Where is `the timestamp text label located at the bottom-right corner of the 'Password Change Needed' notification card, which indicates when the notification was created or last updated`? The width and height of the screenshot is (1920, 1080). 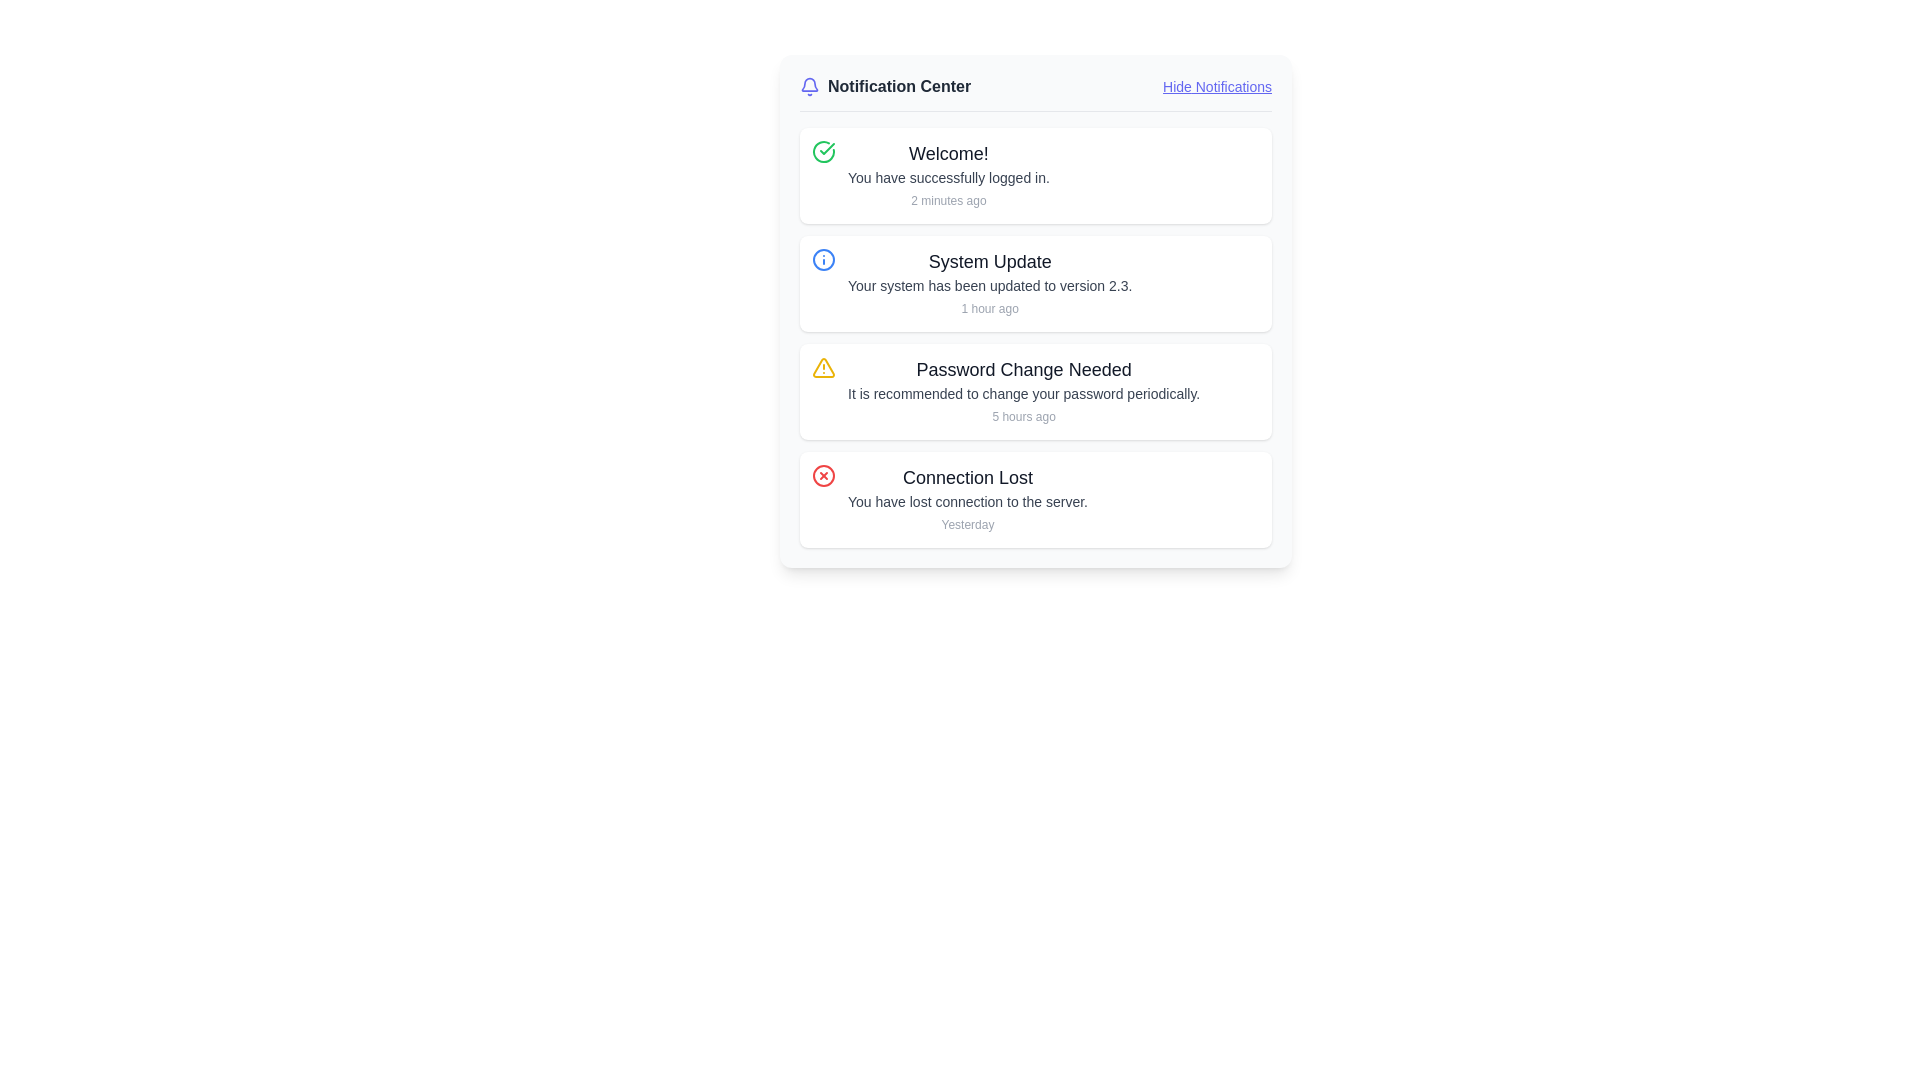 the timestamp text label located at the bottom-right corner of the 'Password Change Needed' notification card, which indicates when the notification was created or last updated is located at coordinates (1024, 415).